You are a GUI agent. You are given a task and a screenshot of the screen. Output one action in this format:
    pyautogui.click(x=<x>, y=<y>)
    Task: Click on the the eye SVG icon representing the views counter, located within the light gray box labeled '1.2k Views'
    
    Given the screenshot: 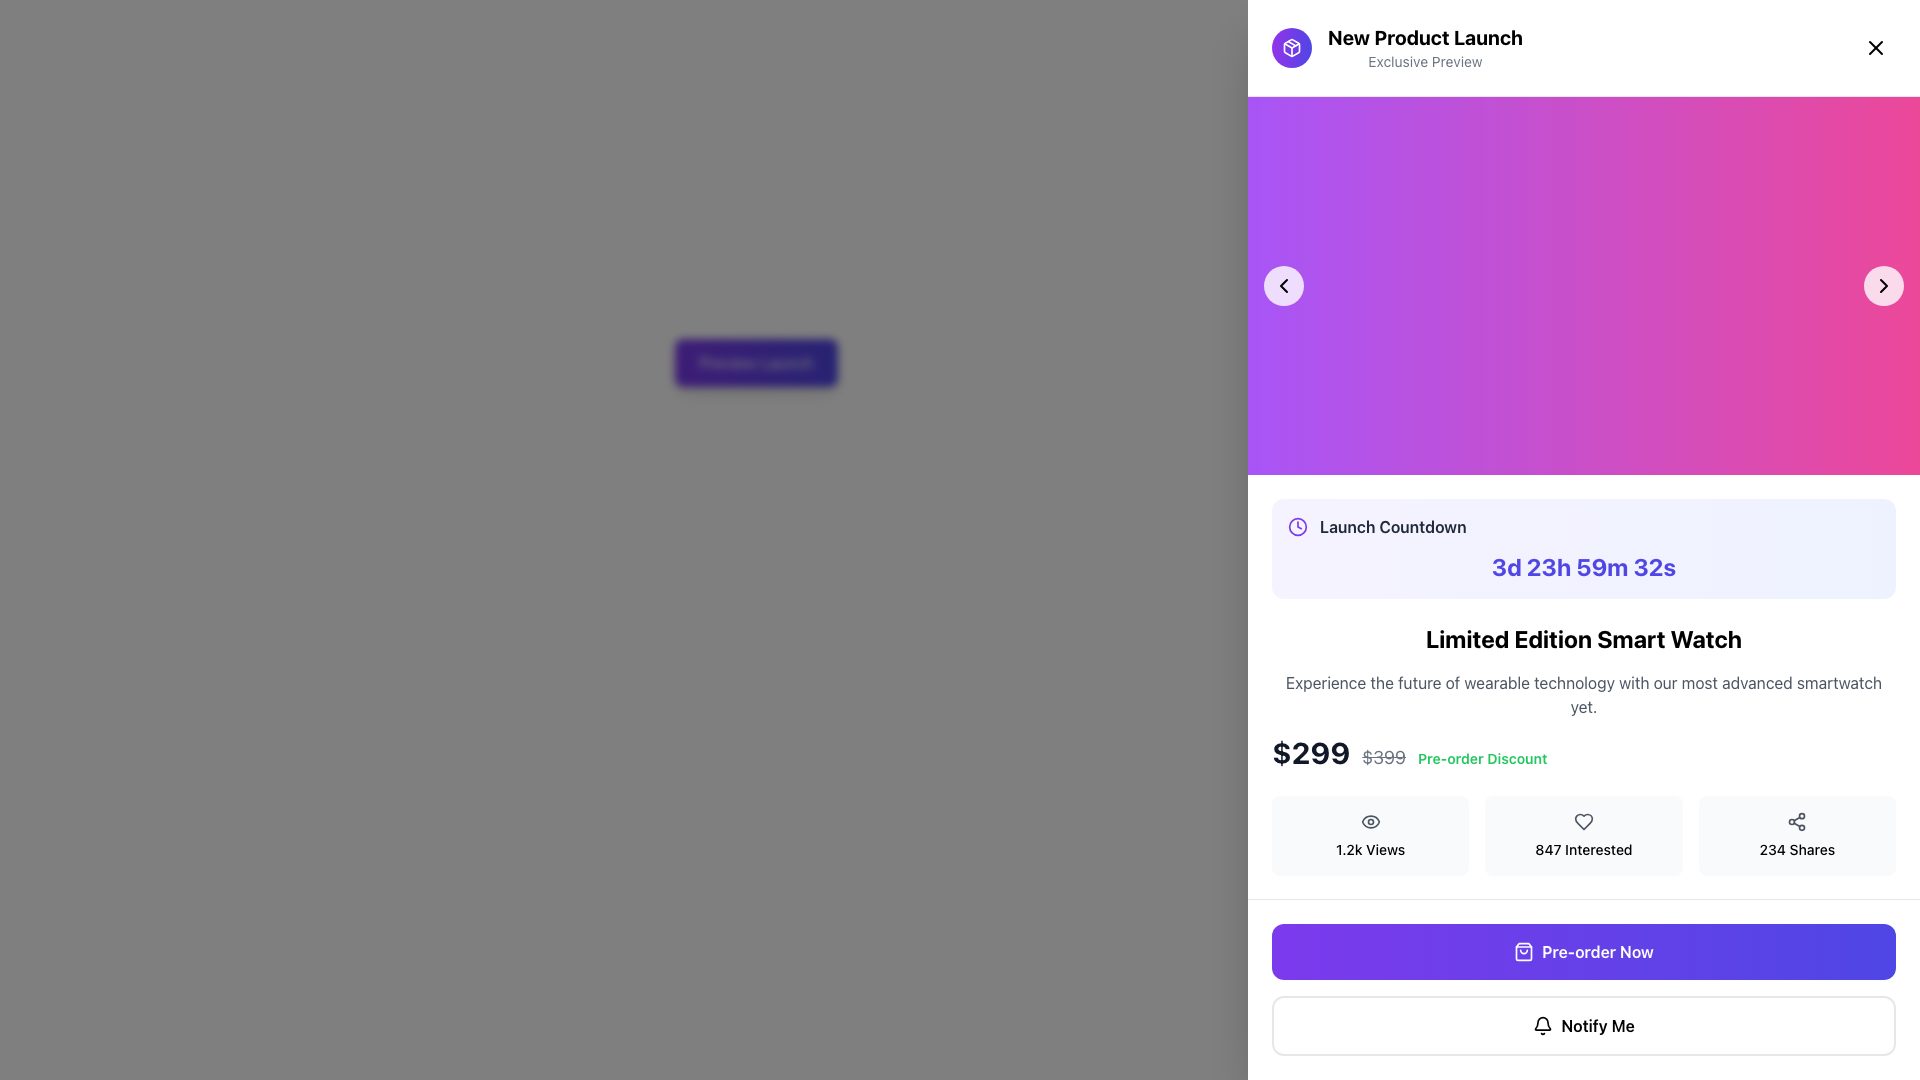 What is the action you would take?
    pyautogui.click(x=1369, y=821)
    